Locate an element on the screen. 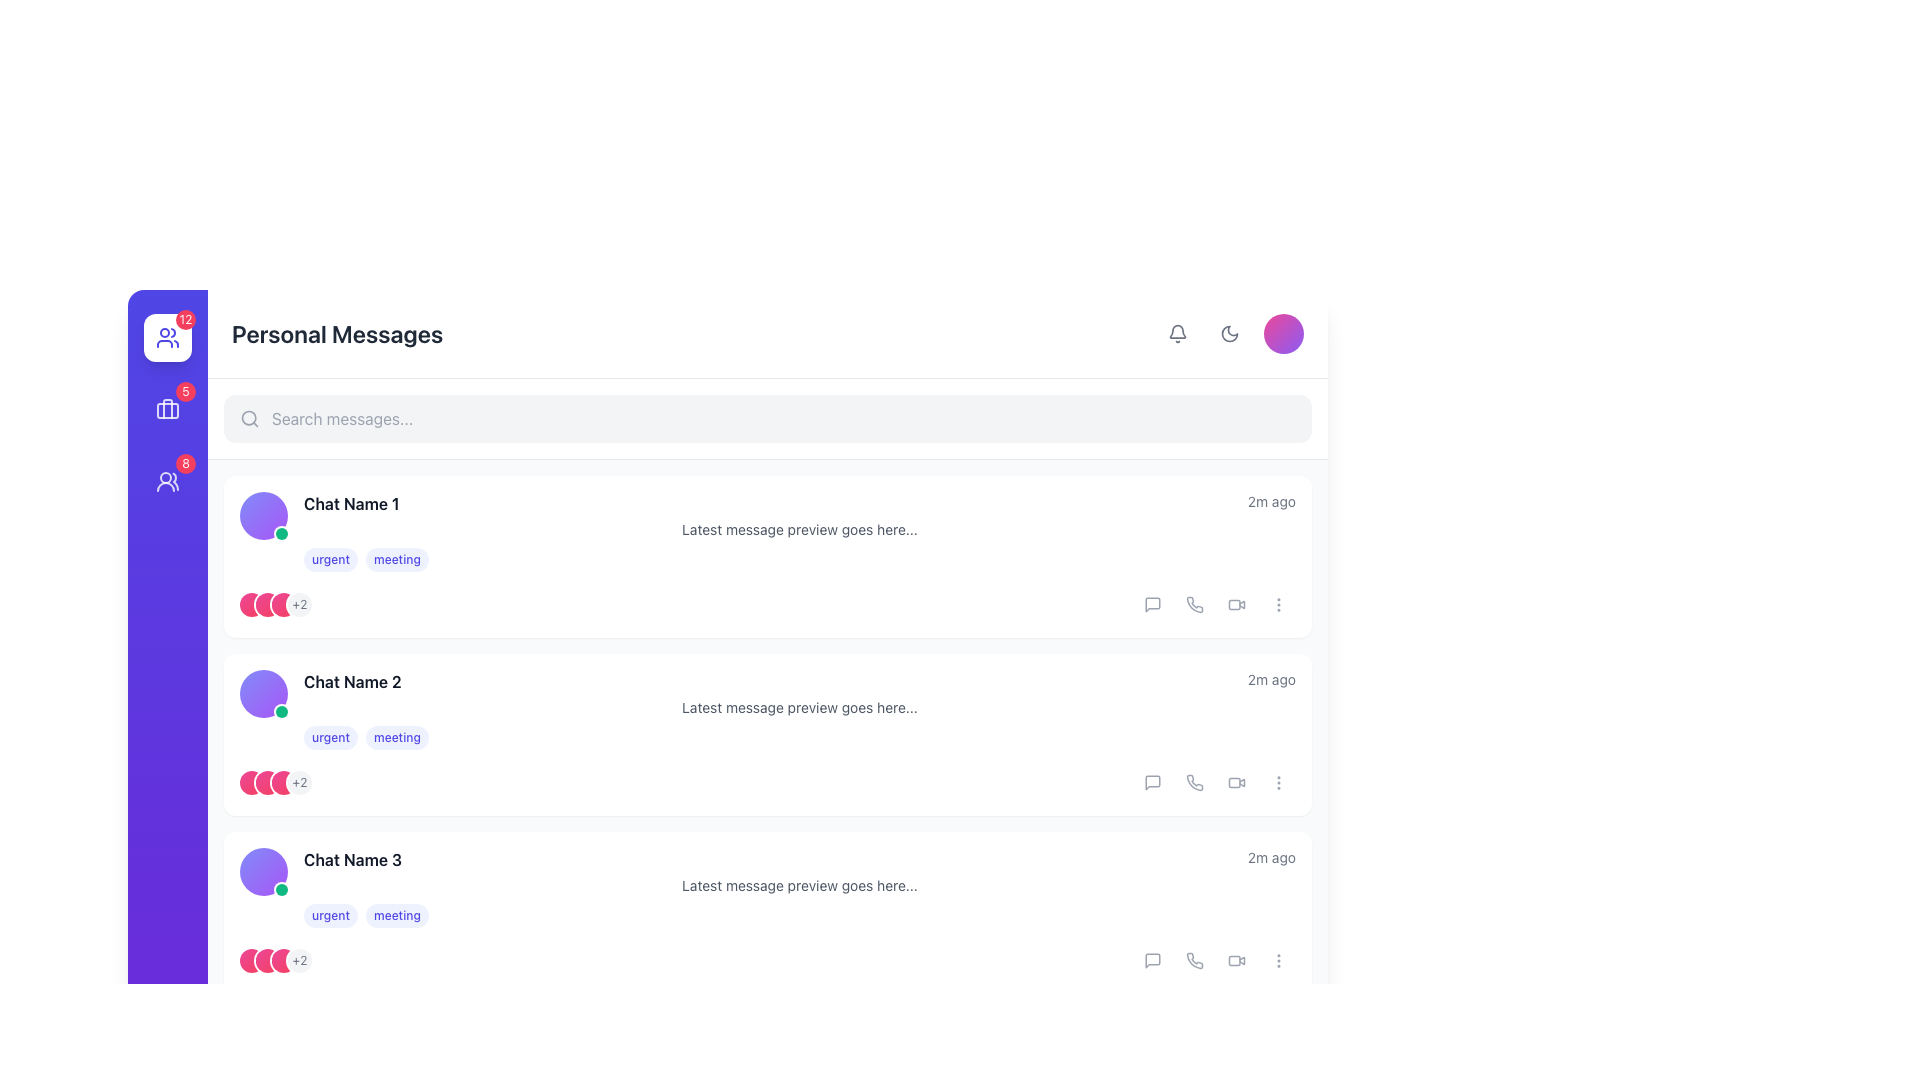  the video camera icon button to initiate a video call for the corresponding chat thread, positioned as the third icon from the left in the action icons row is located at coordinates (1236, 959).